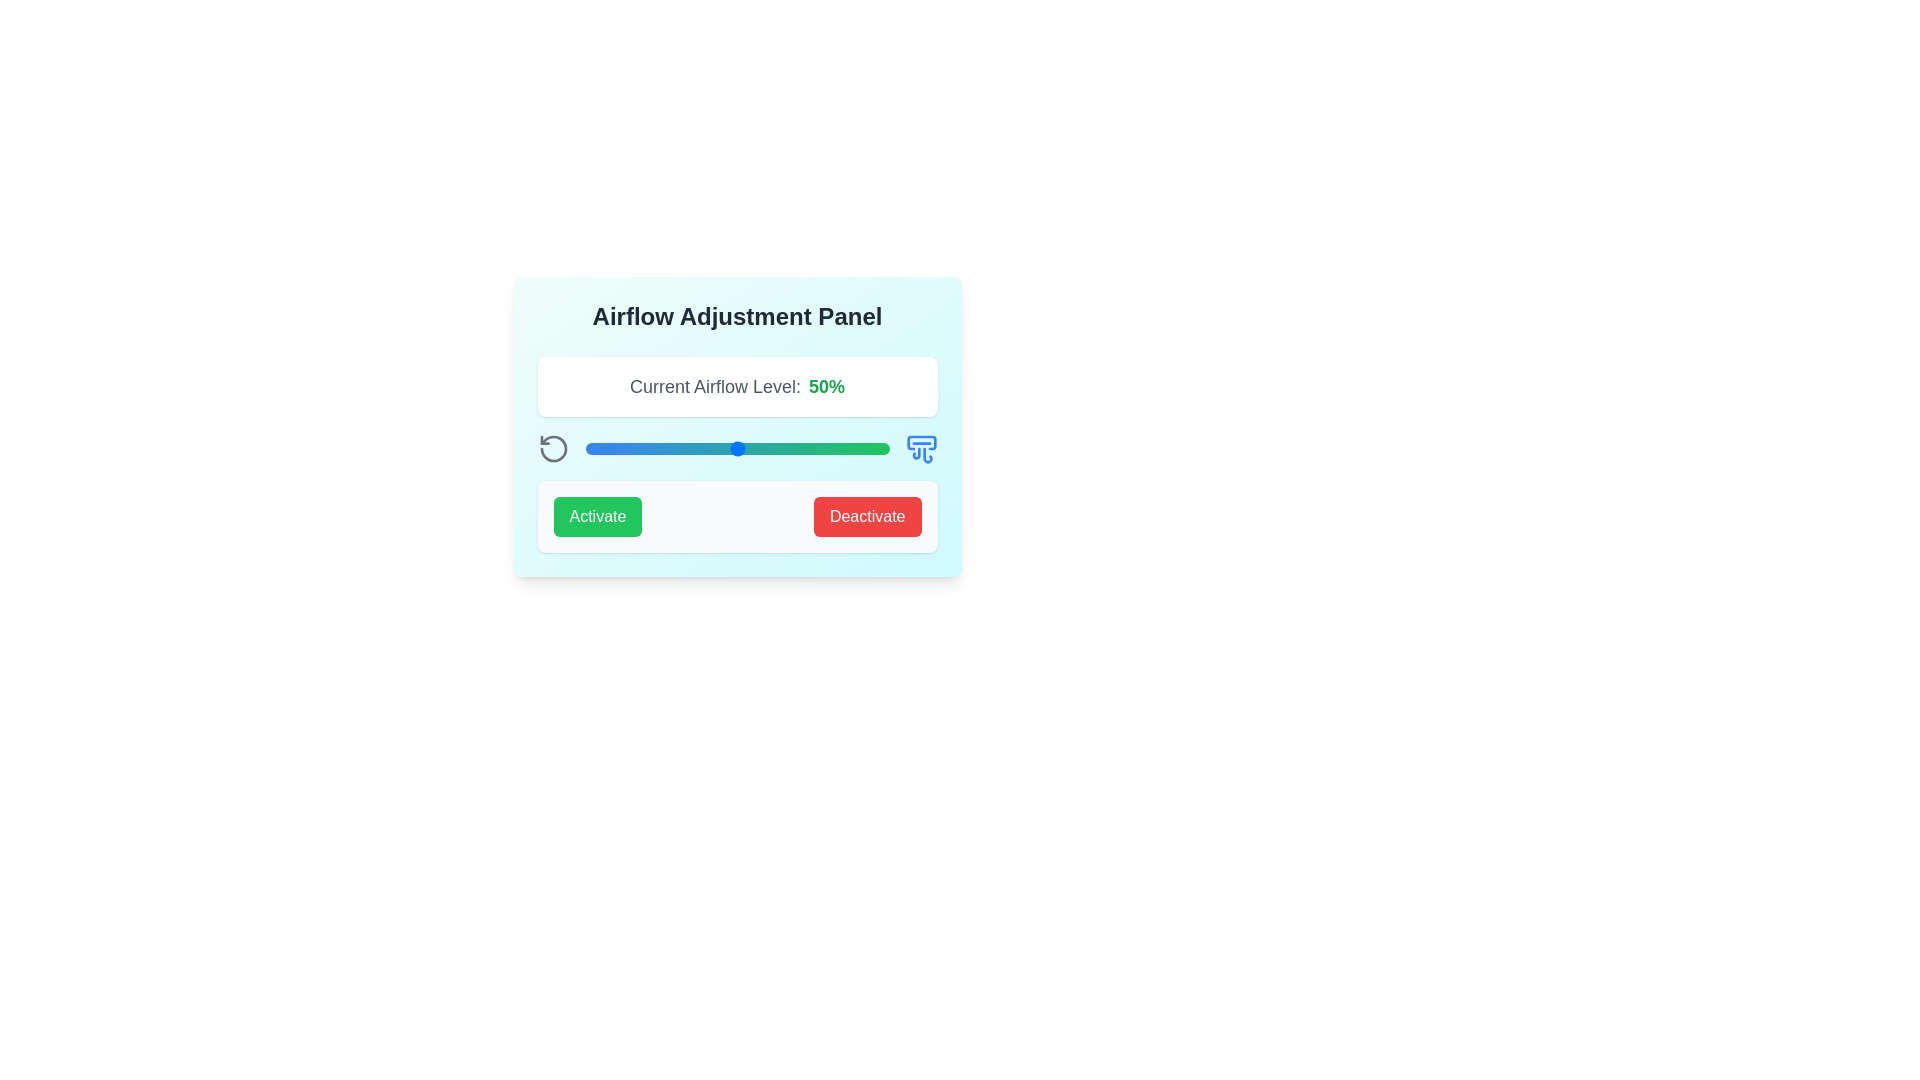 Image resolution: width=1920 pixels, height=1080 pixels. Describe the element at coordinates (636, 447) in the screenshot. I see `the airflow level to 17% by moving the slider` at that location.